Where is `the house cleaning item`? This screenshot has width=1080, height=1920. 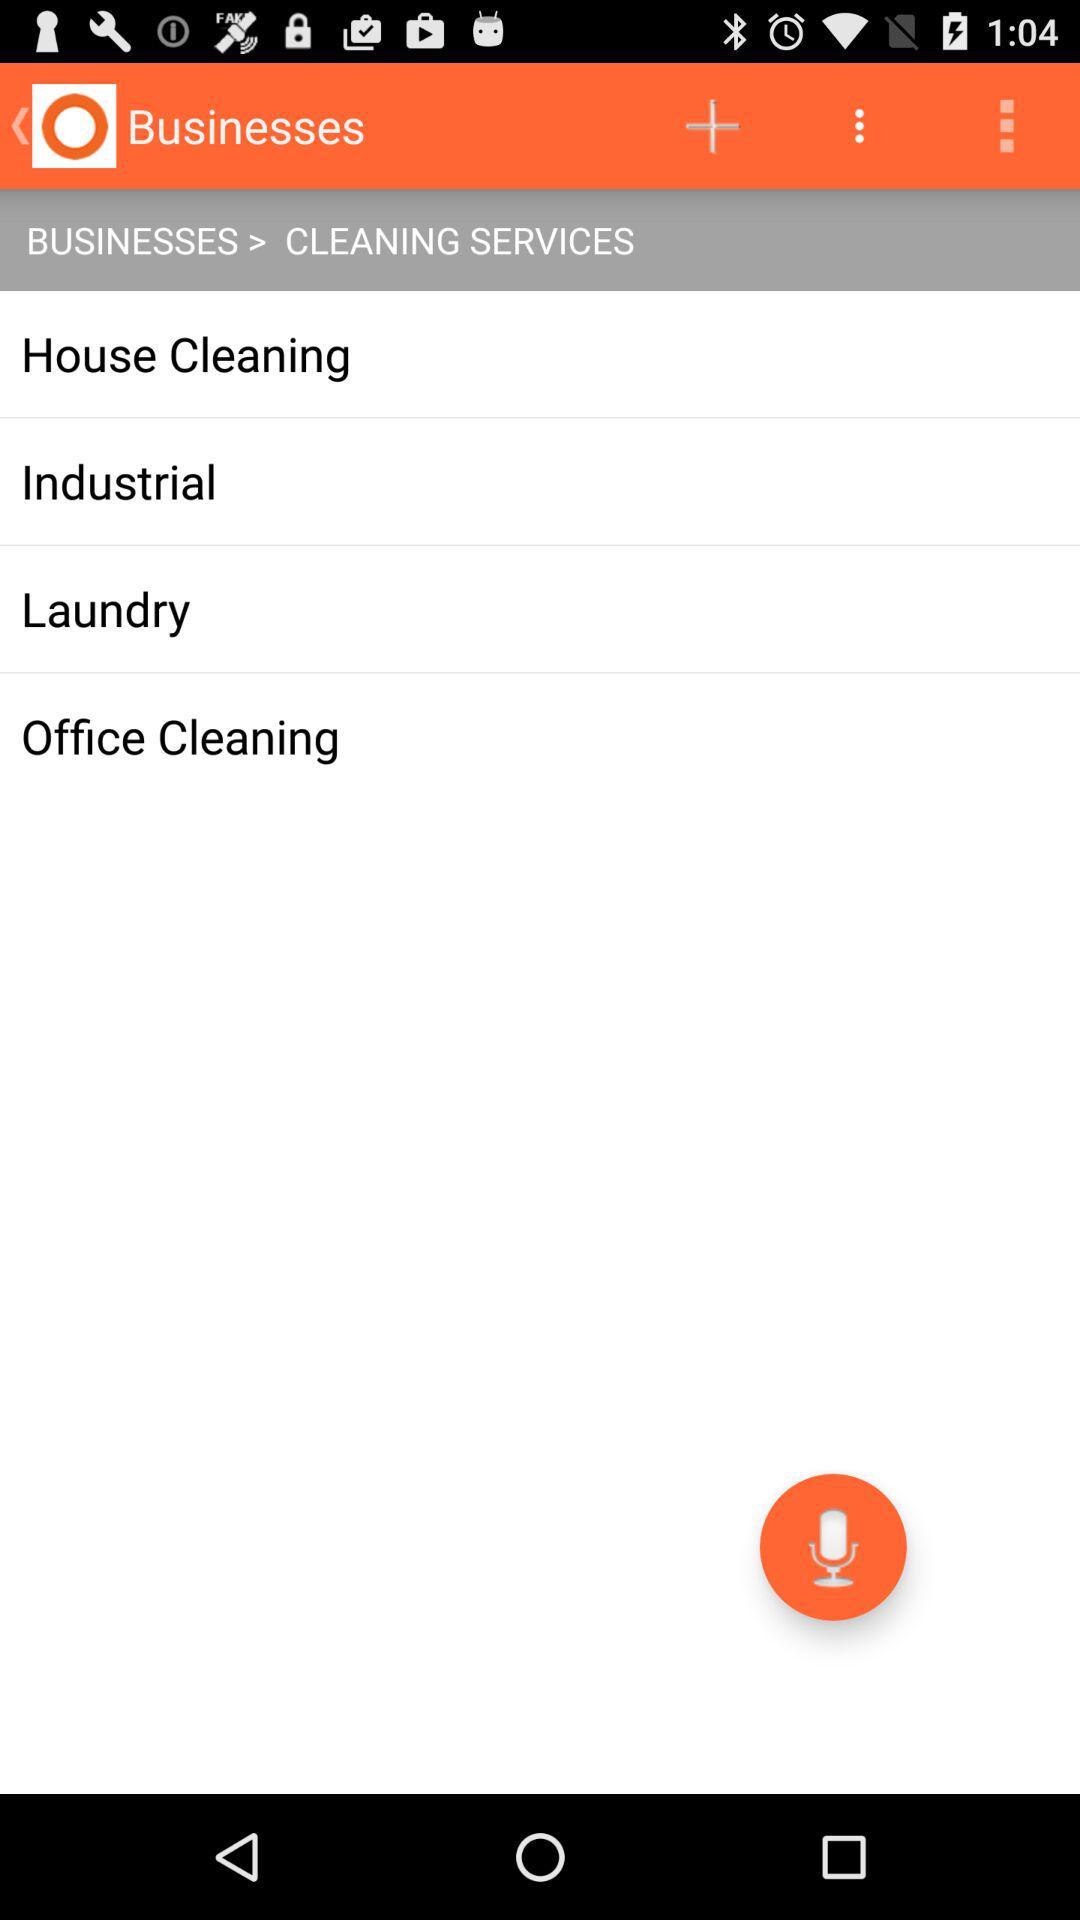
the house cleaning item is located at coordinates (540, 354).